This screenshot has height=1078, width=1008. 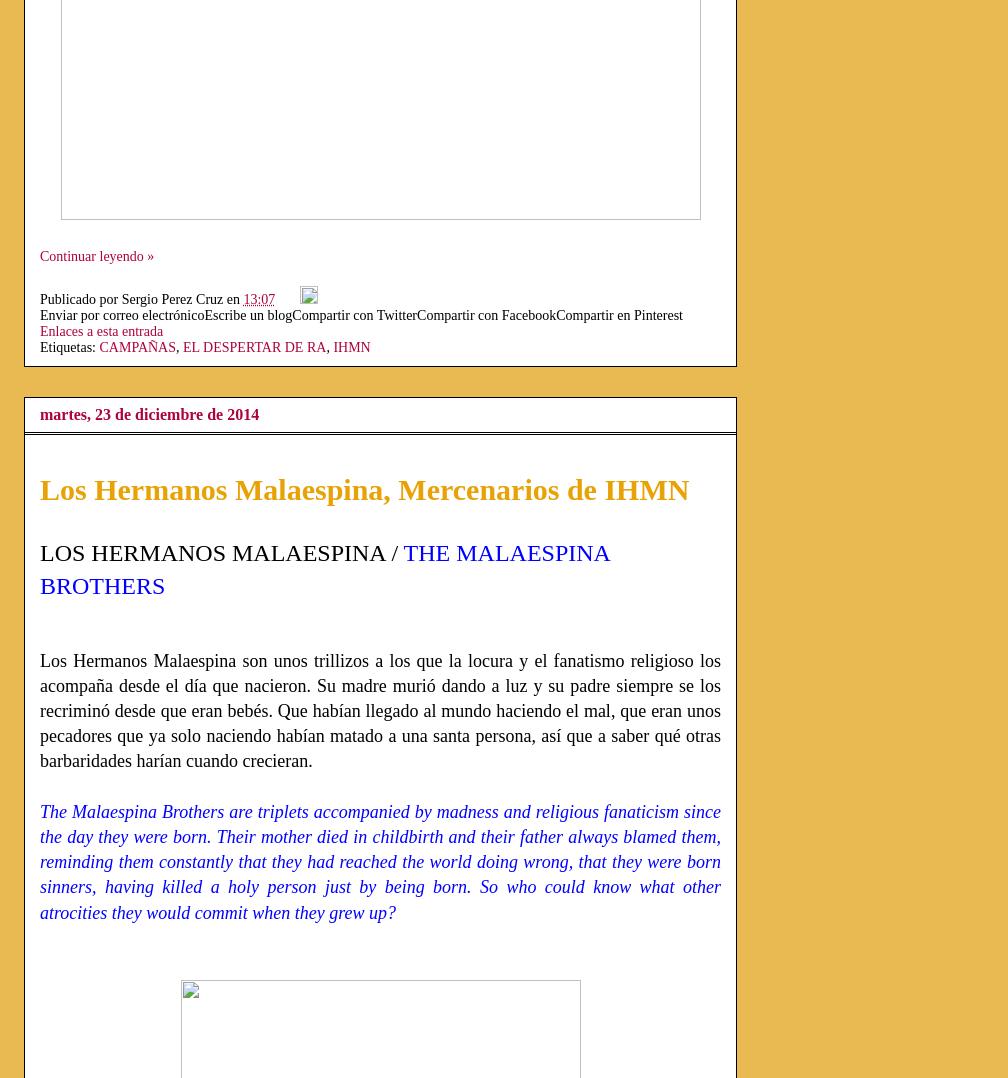 What do you see at coordinates (258, 298) in the screenshot?
I see `'13:07'` at bounding box center [258, 298].